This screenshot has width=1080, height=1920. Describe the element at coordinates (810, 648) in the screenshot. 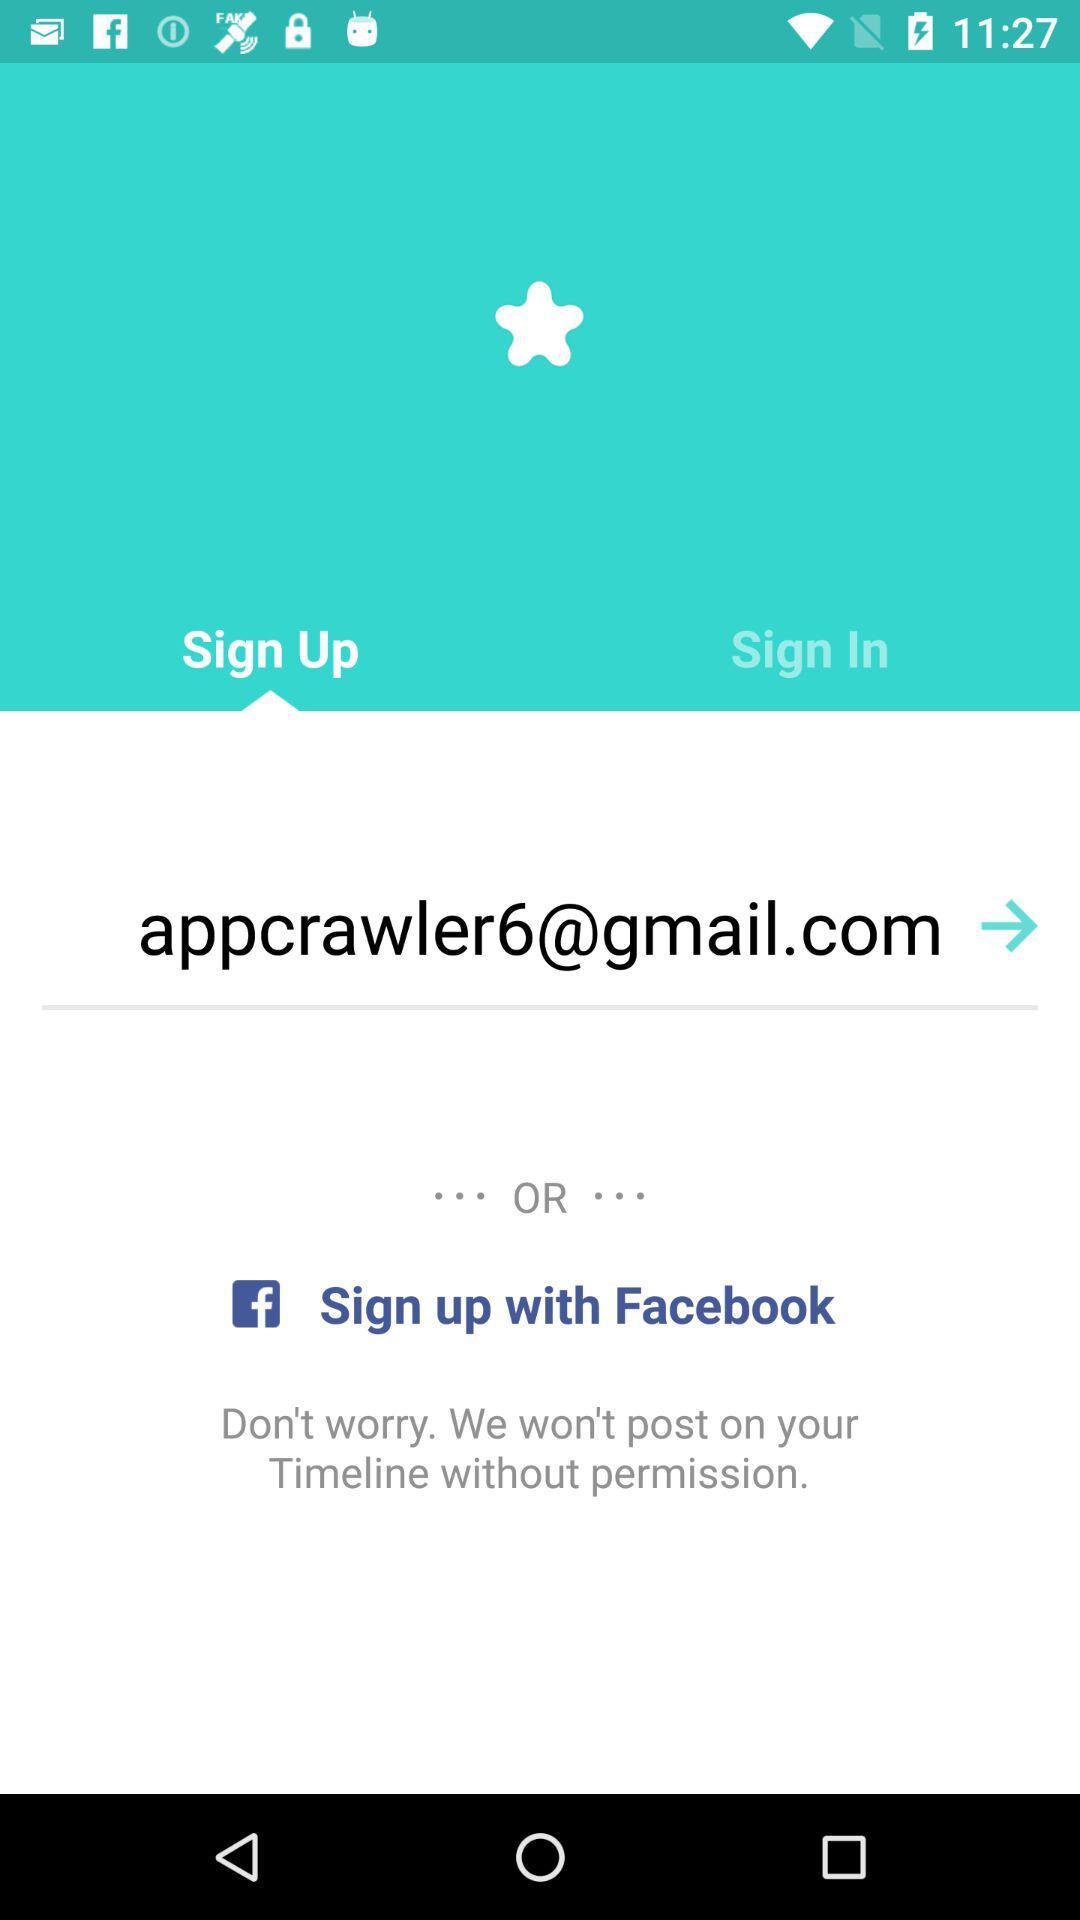

I see `the sign in` at that location.